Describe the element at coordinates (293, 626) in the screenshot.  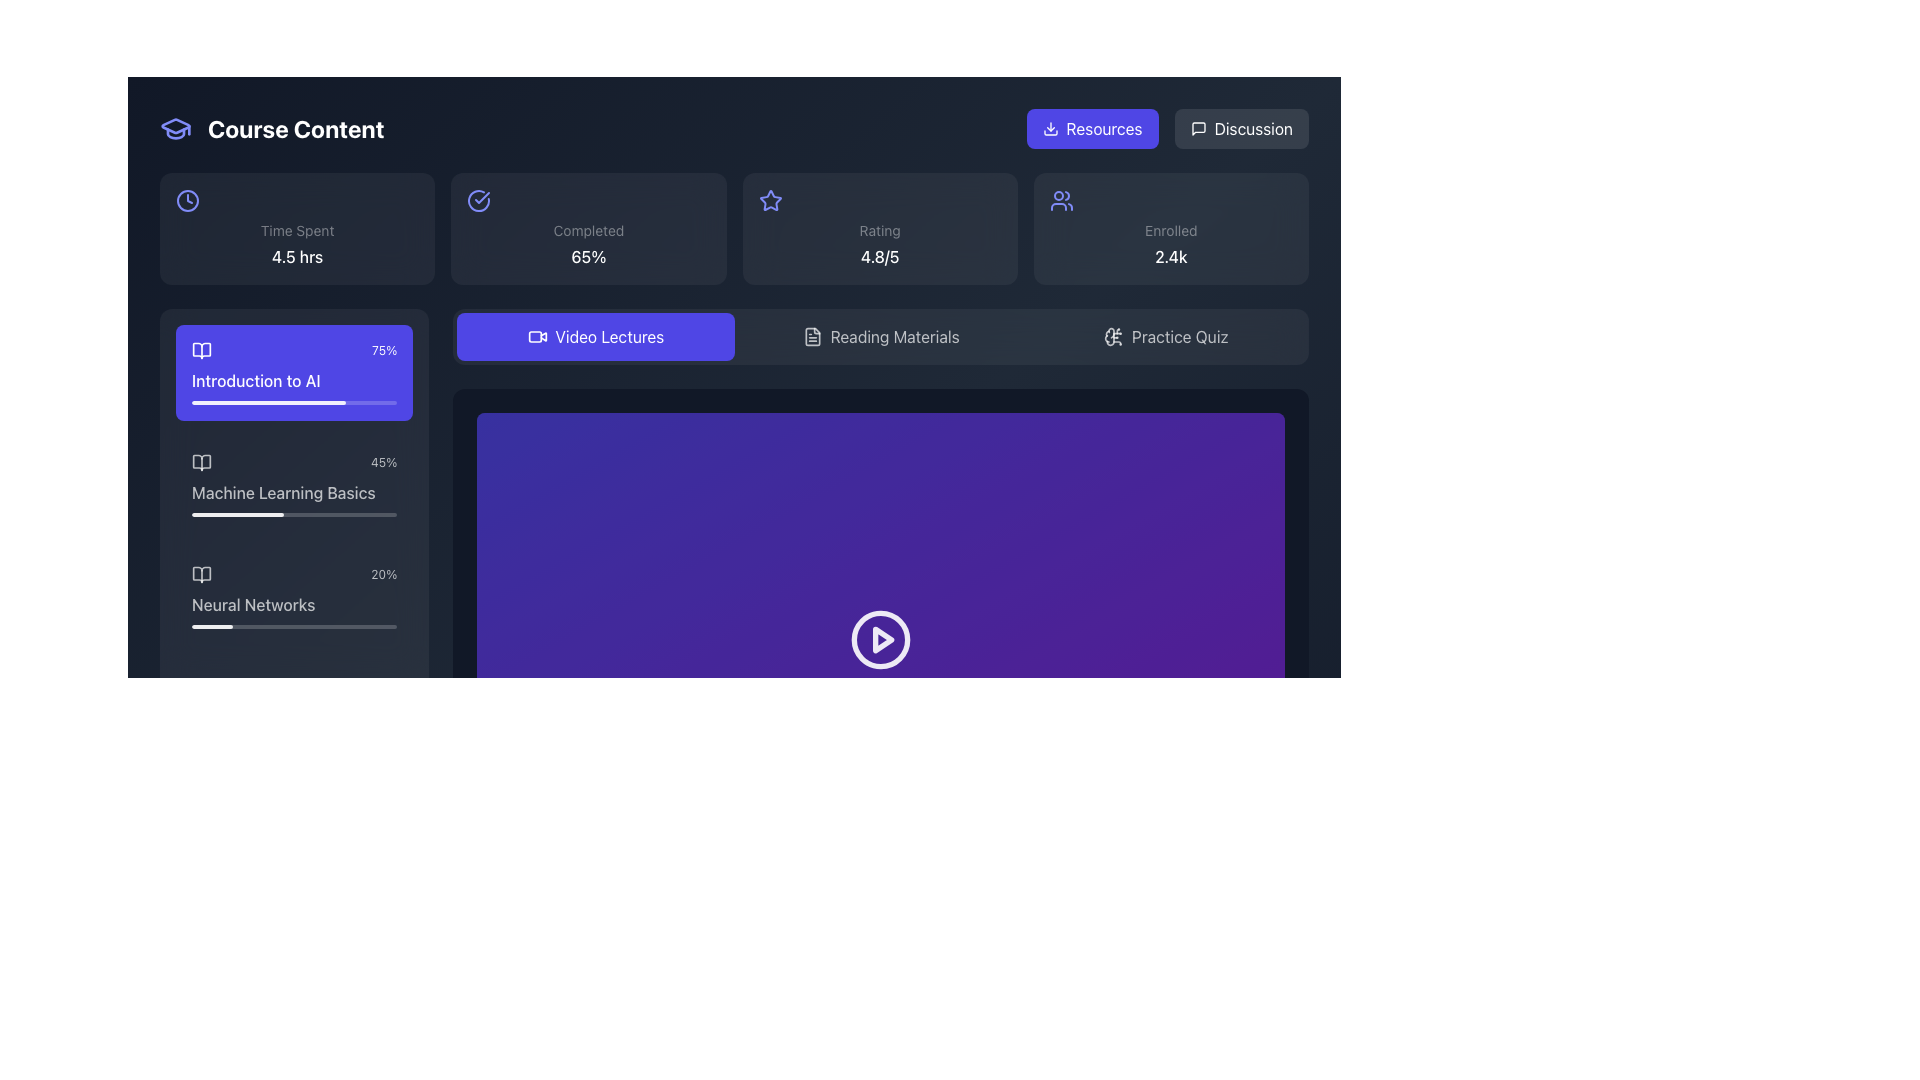
I see `the horizontal progress bar that visually represents the completion percentage of the 'Neural Networks' module, located below the 'Neural Networks' text in the sidebar` at that location.